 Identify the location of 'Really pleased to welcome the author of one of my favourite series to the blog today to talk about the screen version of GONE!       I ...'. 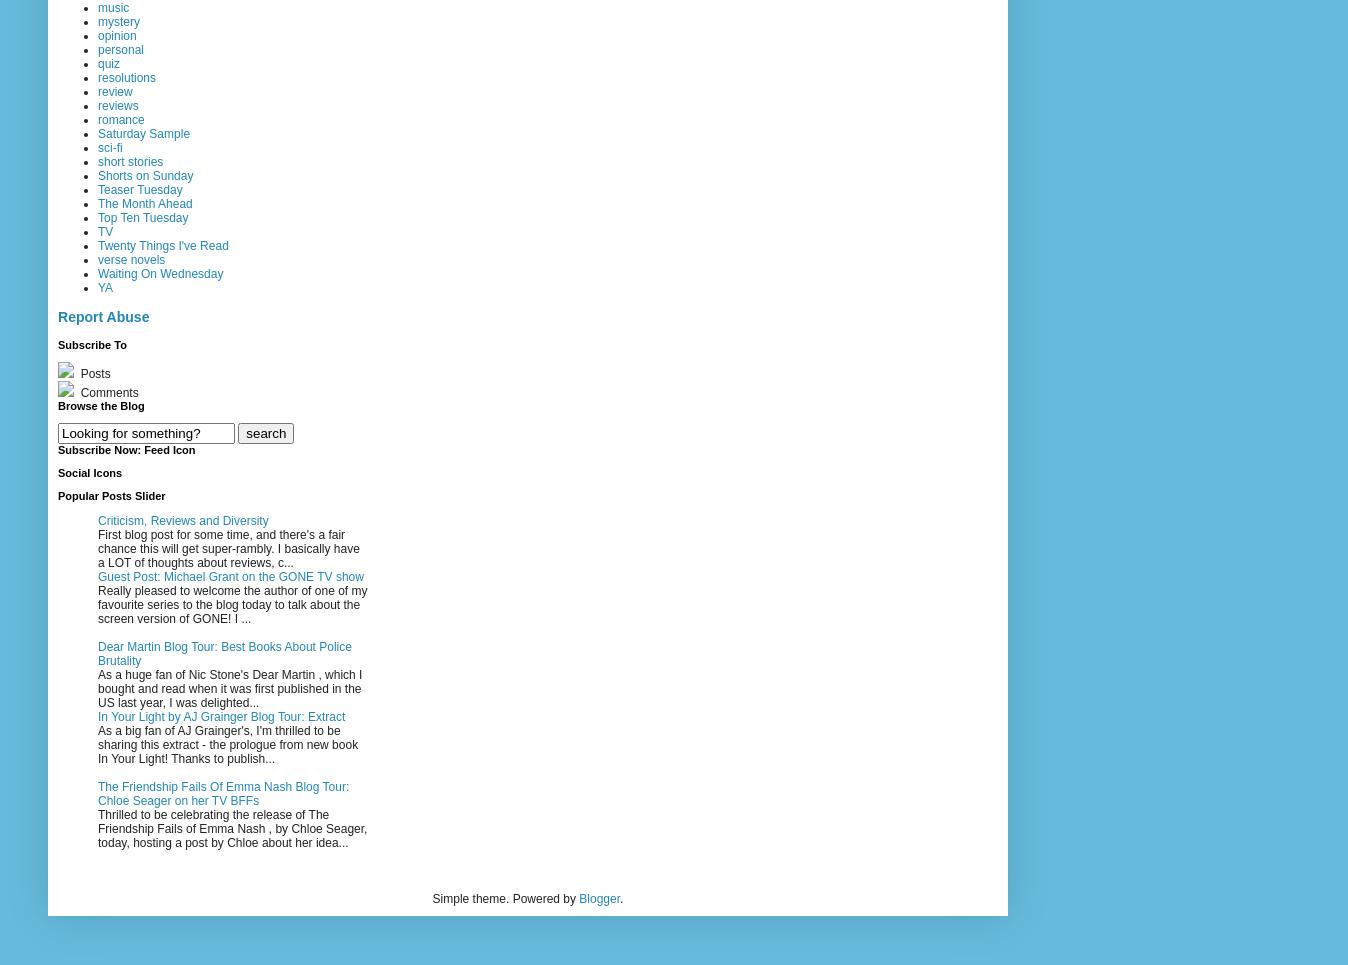
(232, 603).